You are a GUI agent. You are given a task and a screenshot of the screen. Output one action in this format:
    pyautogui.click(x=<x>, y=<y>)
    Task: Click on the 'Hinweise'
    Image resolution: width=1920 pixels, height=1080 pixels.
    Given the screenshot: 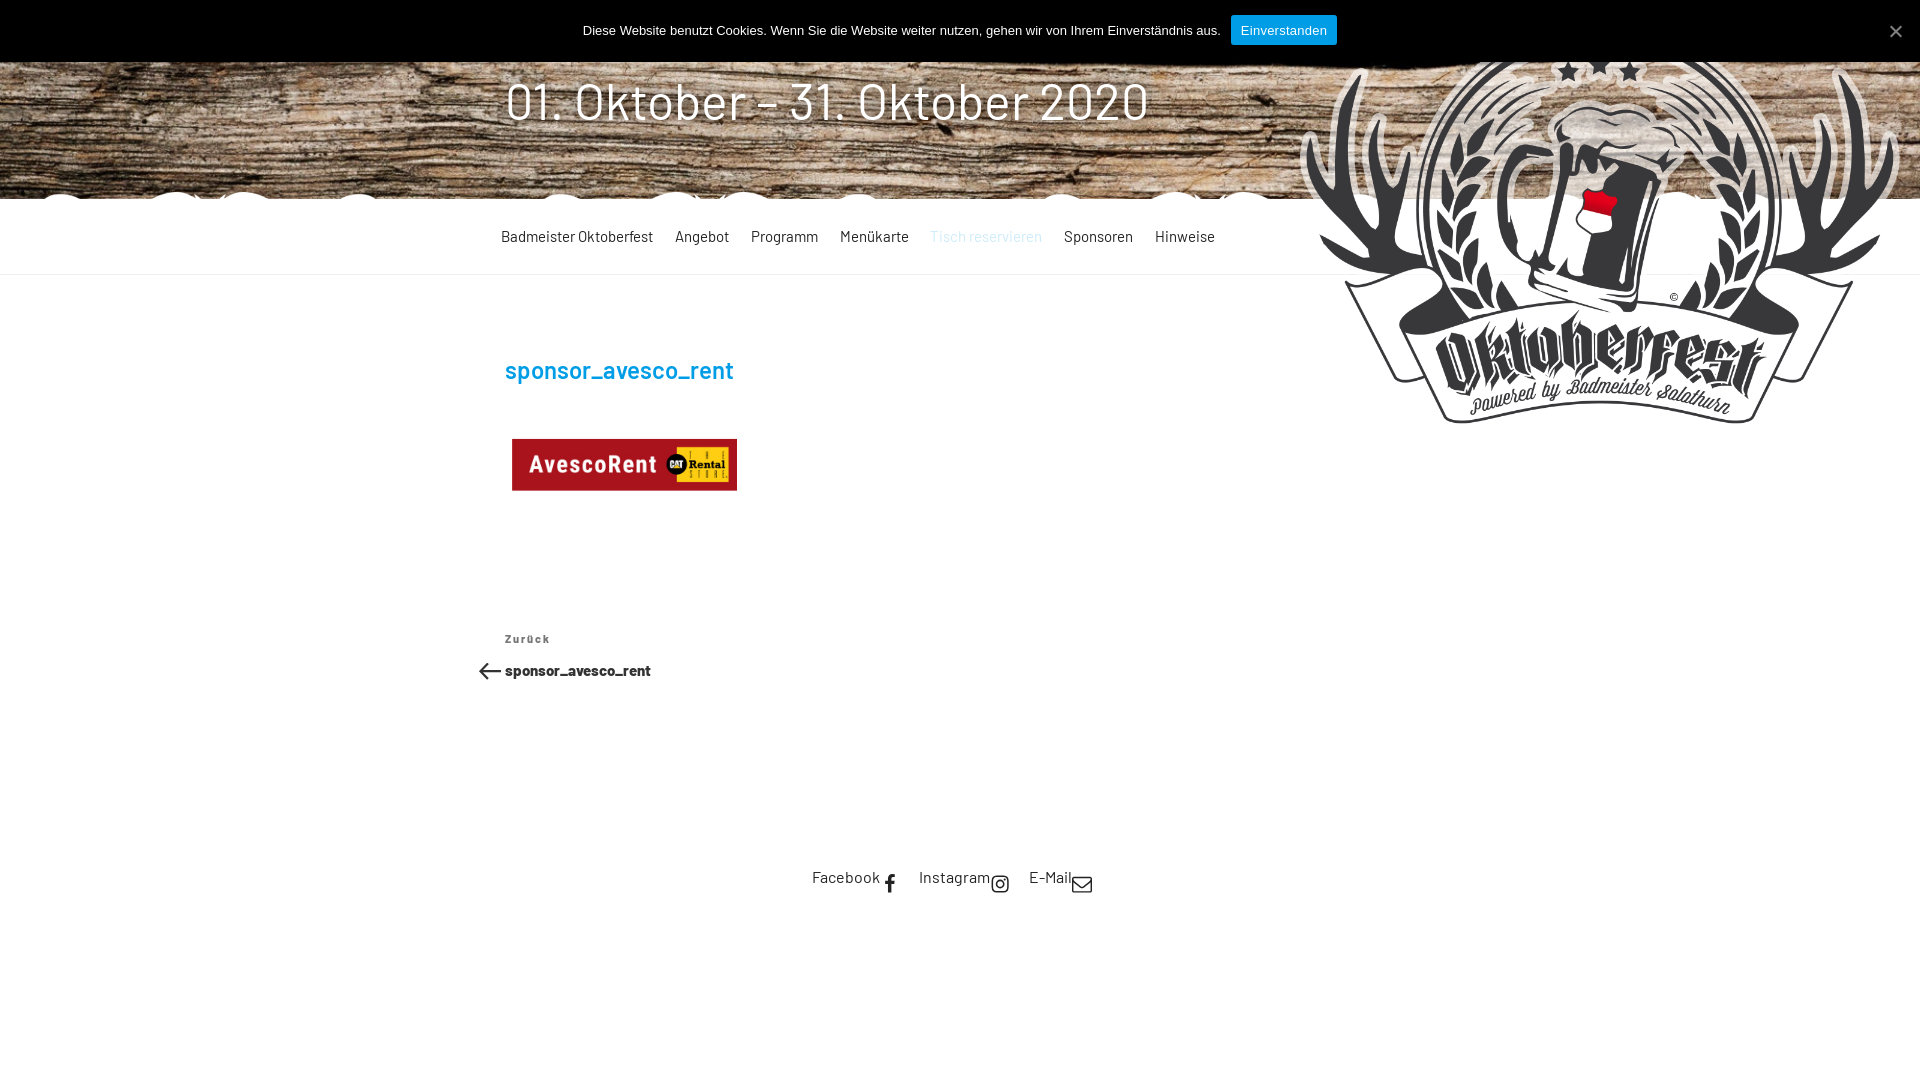 What is the action you would take?
    pyautogui.click(x=1183, y=235)
    